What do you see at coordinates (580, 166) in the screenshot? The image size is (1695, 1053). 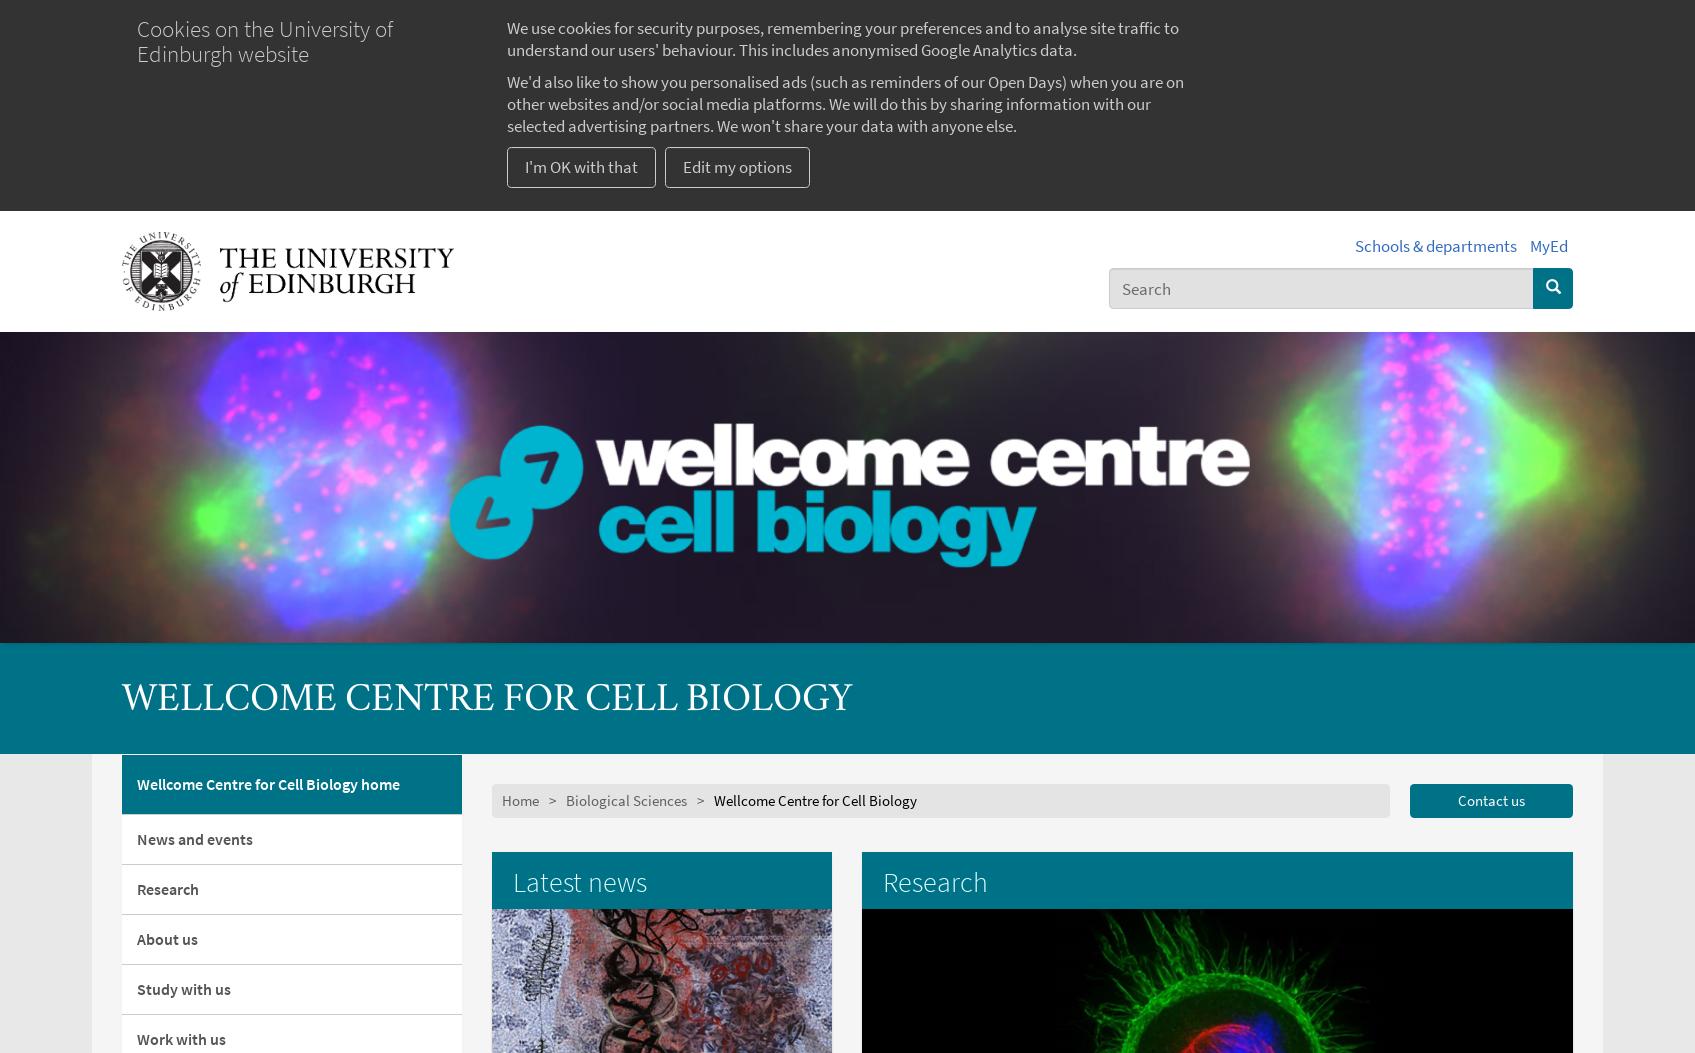 I see `'I'm OK with that'` at bounding box center [580, 166].